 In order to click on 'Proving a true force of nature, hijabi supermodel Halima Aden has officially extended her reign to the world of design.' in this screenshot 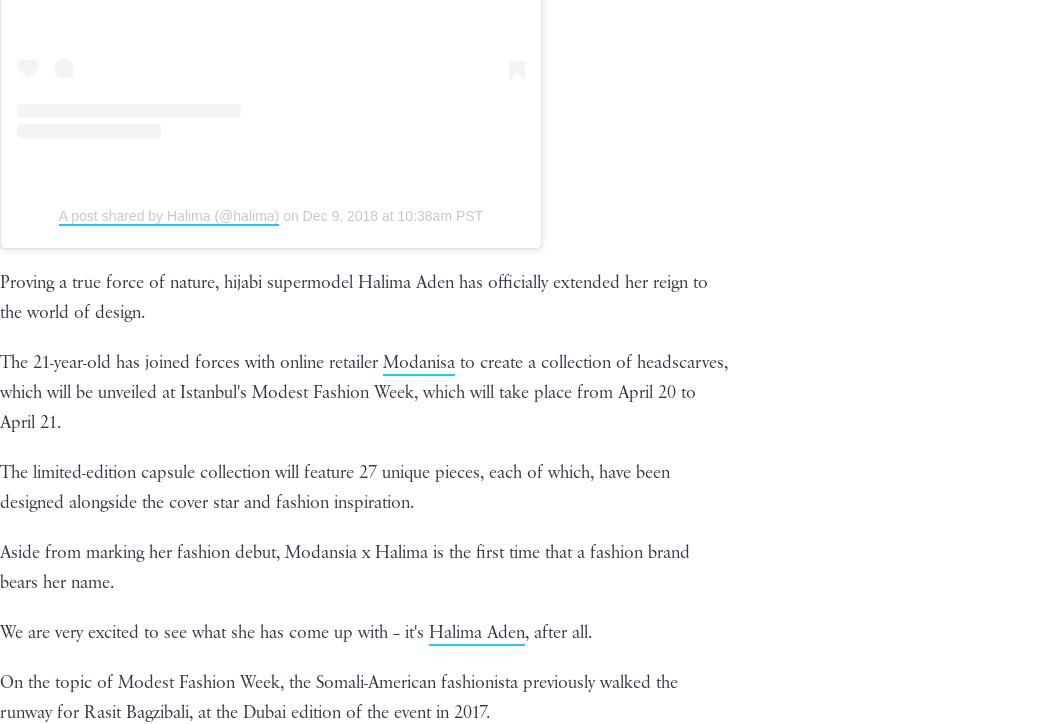, I will do `click(353, 295)`.